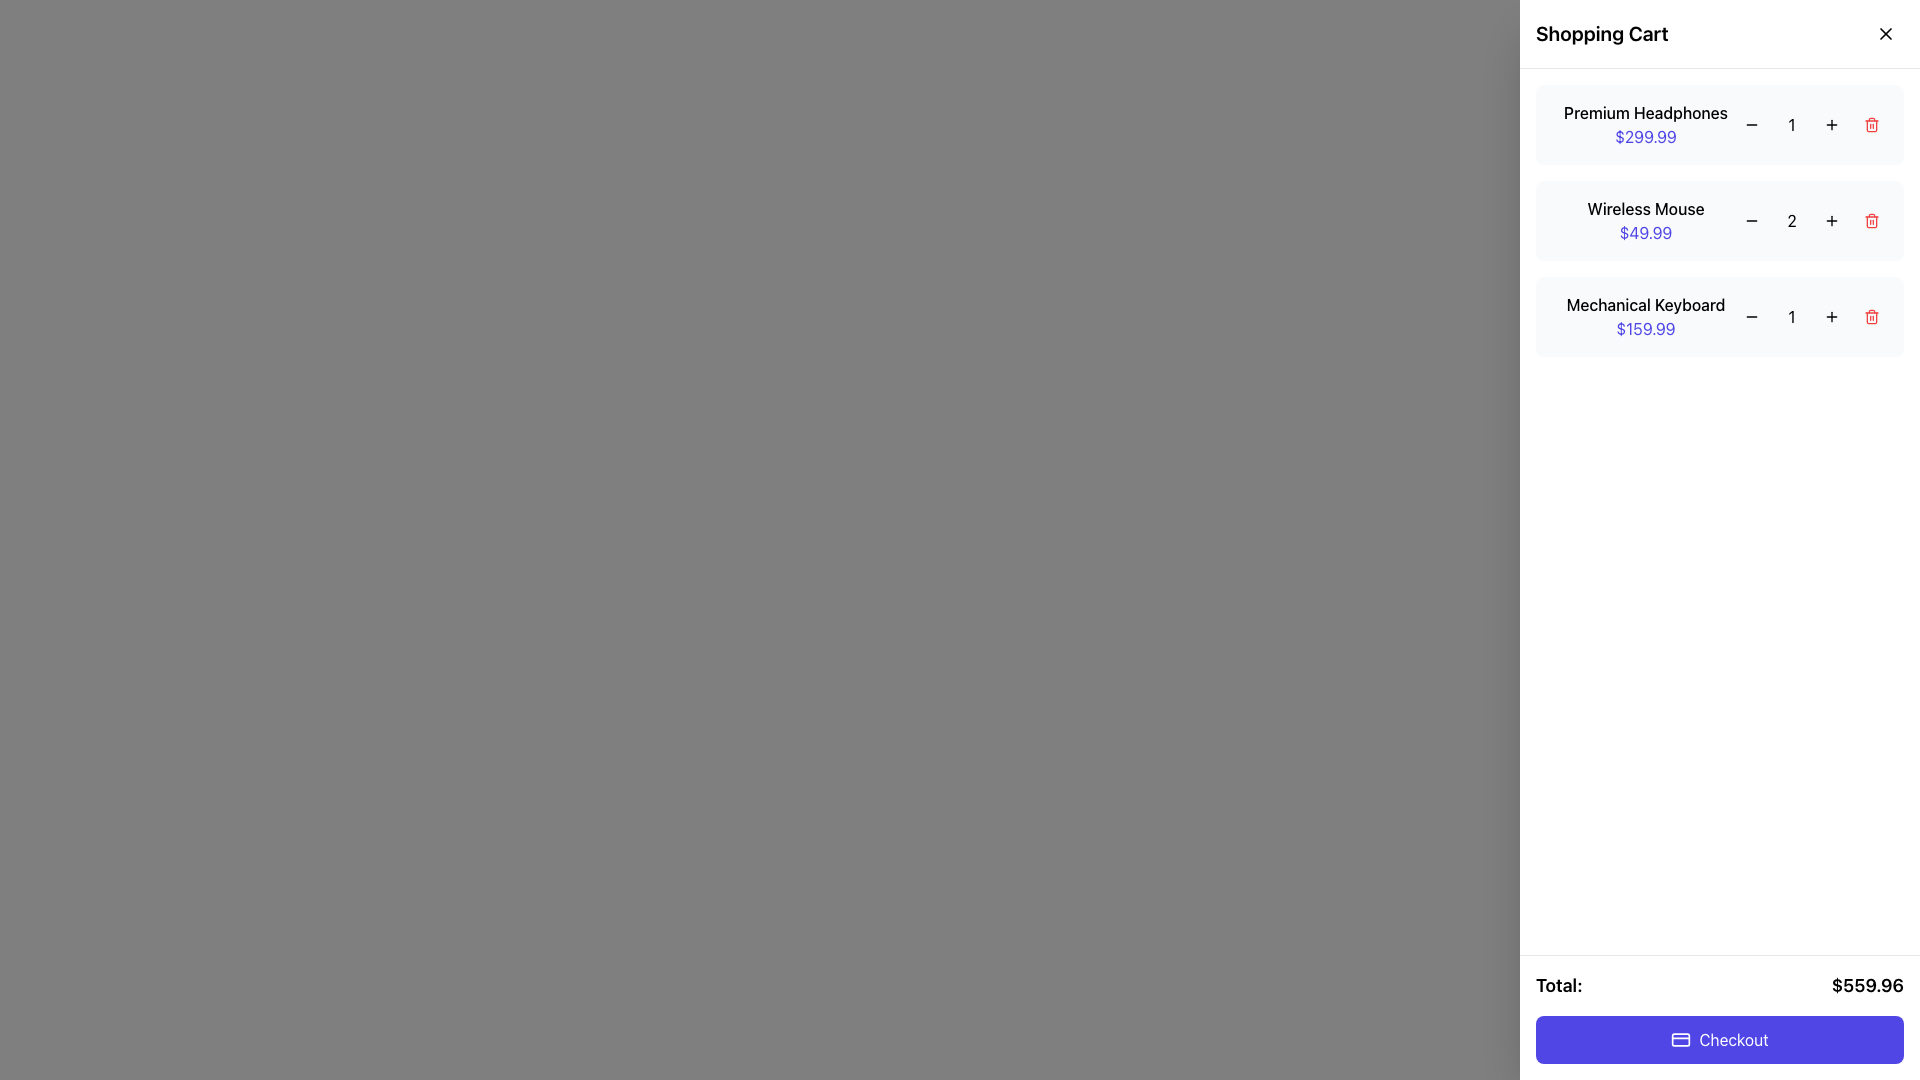 The height and width of the screenshot is (1080, 1920). I want to click on the small rounded button with an 'X' icon located at the top-right corner of the shopping cart interface, so click(1885, 34).